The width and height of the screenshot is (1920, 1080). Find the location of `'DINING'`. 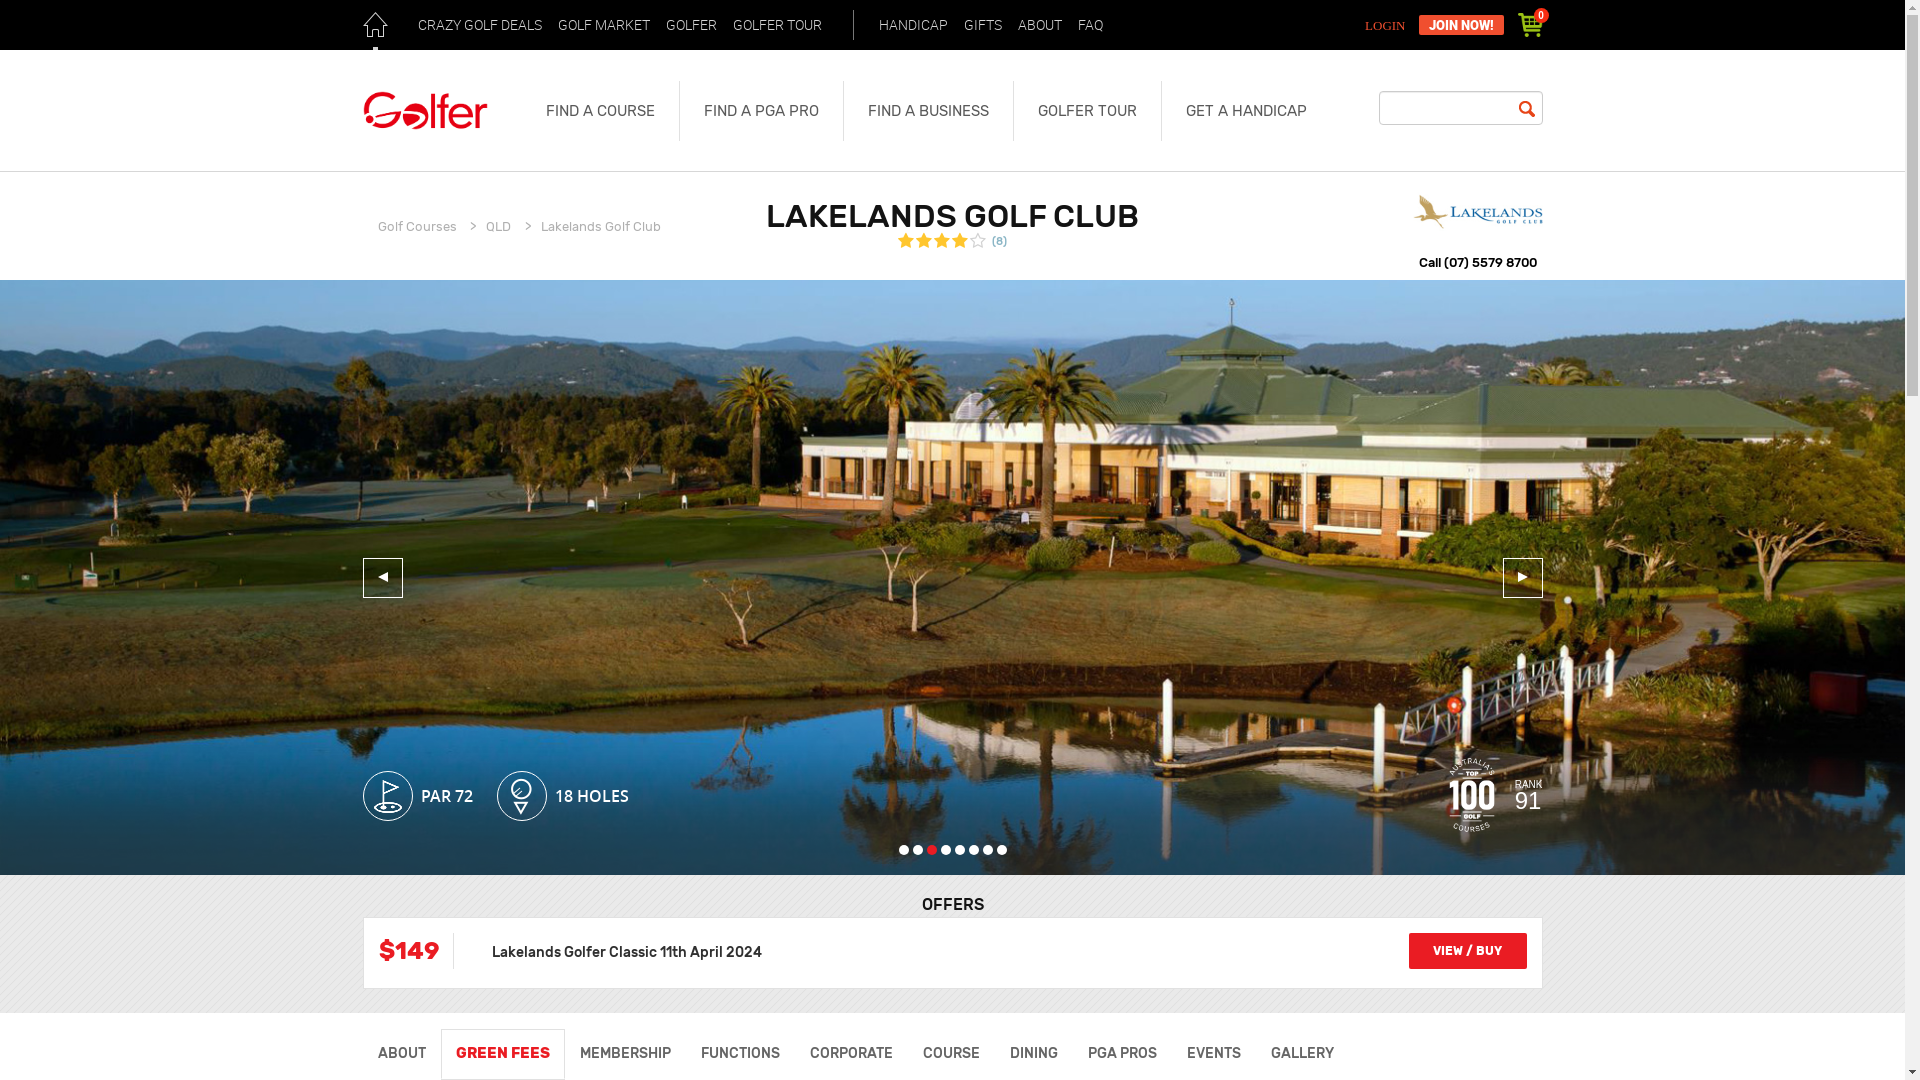

'DINING' is located at coordinates (1032, 1052).